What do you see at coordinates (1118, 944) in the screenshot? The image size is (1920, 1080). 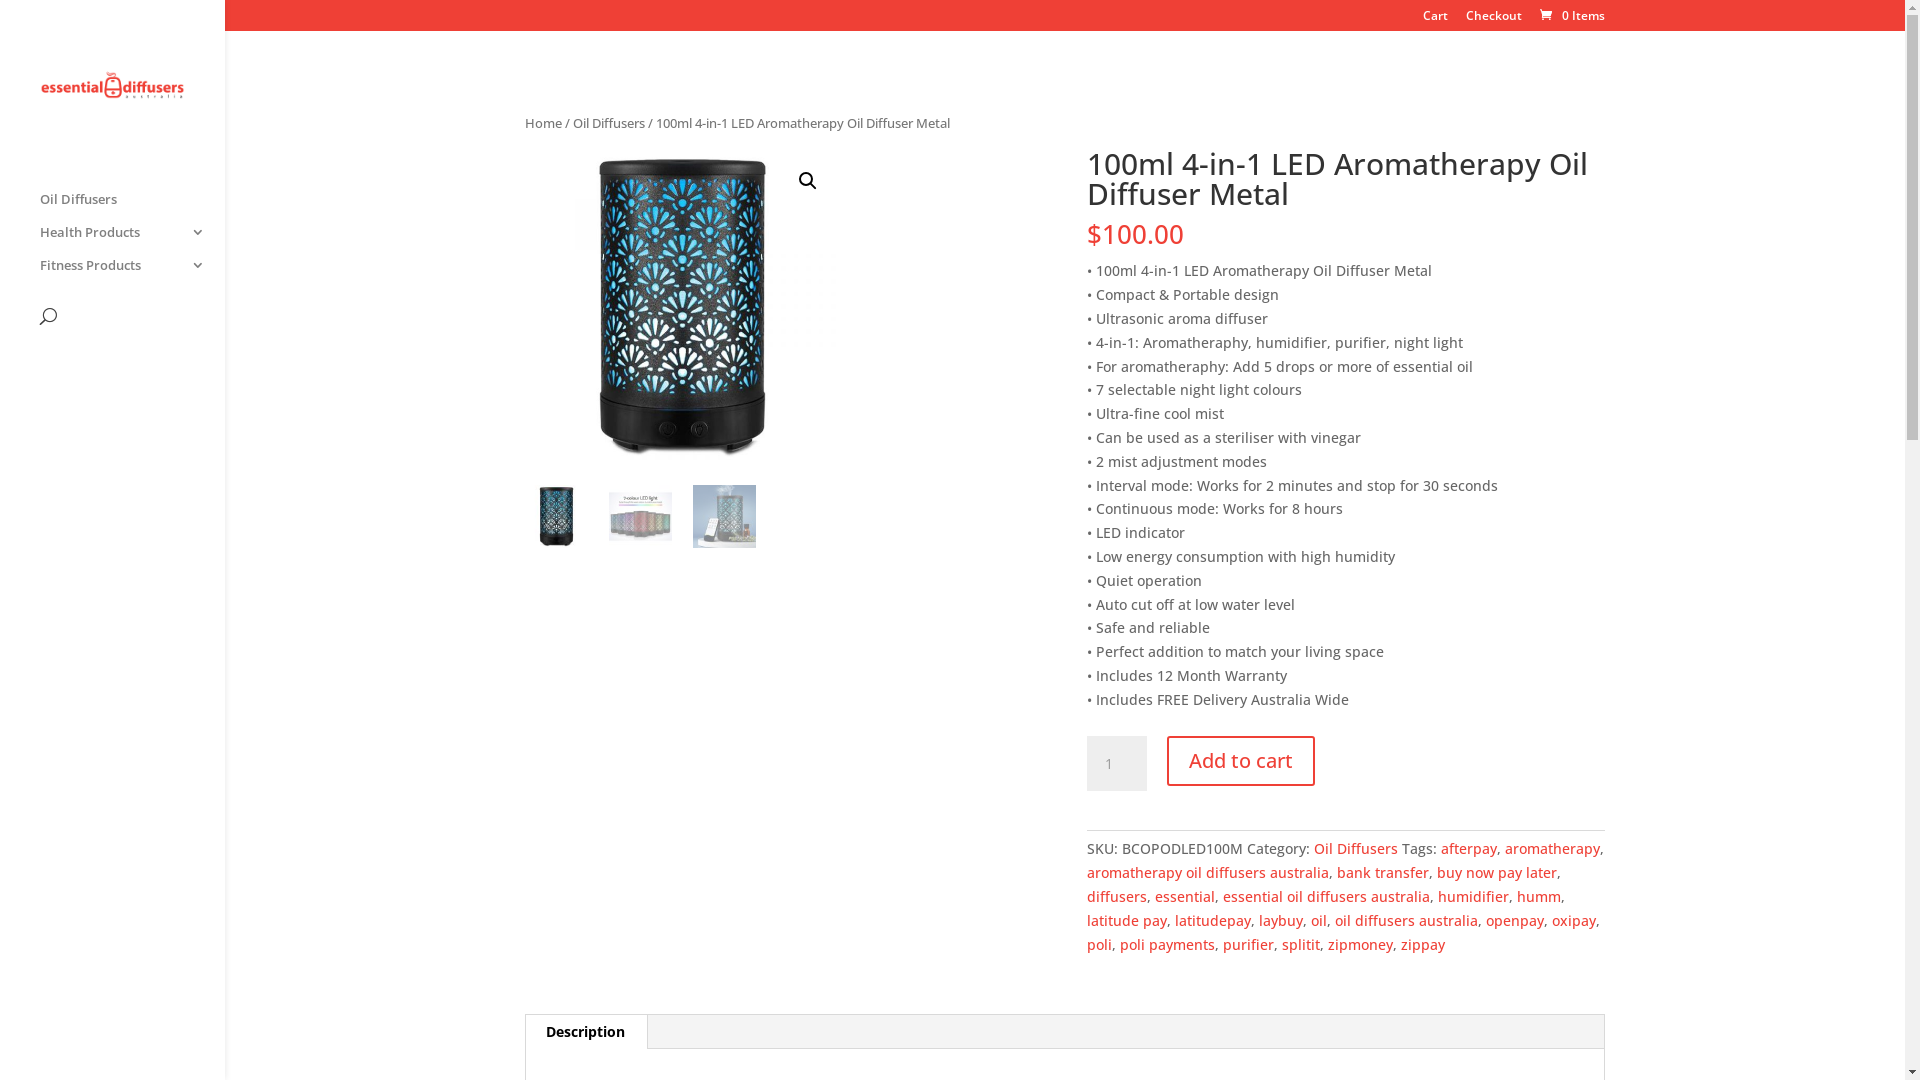 I see `'poli payments'` at bounding box center [1118, 944].